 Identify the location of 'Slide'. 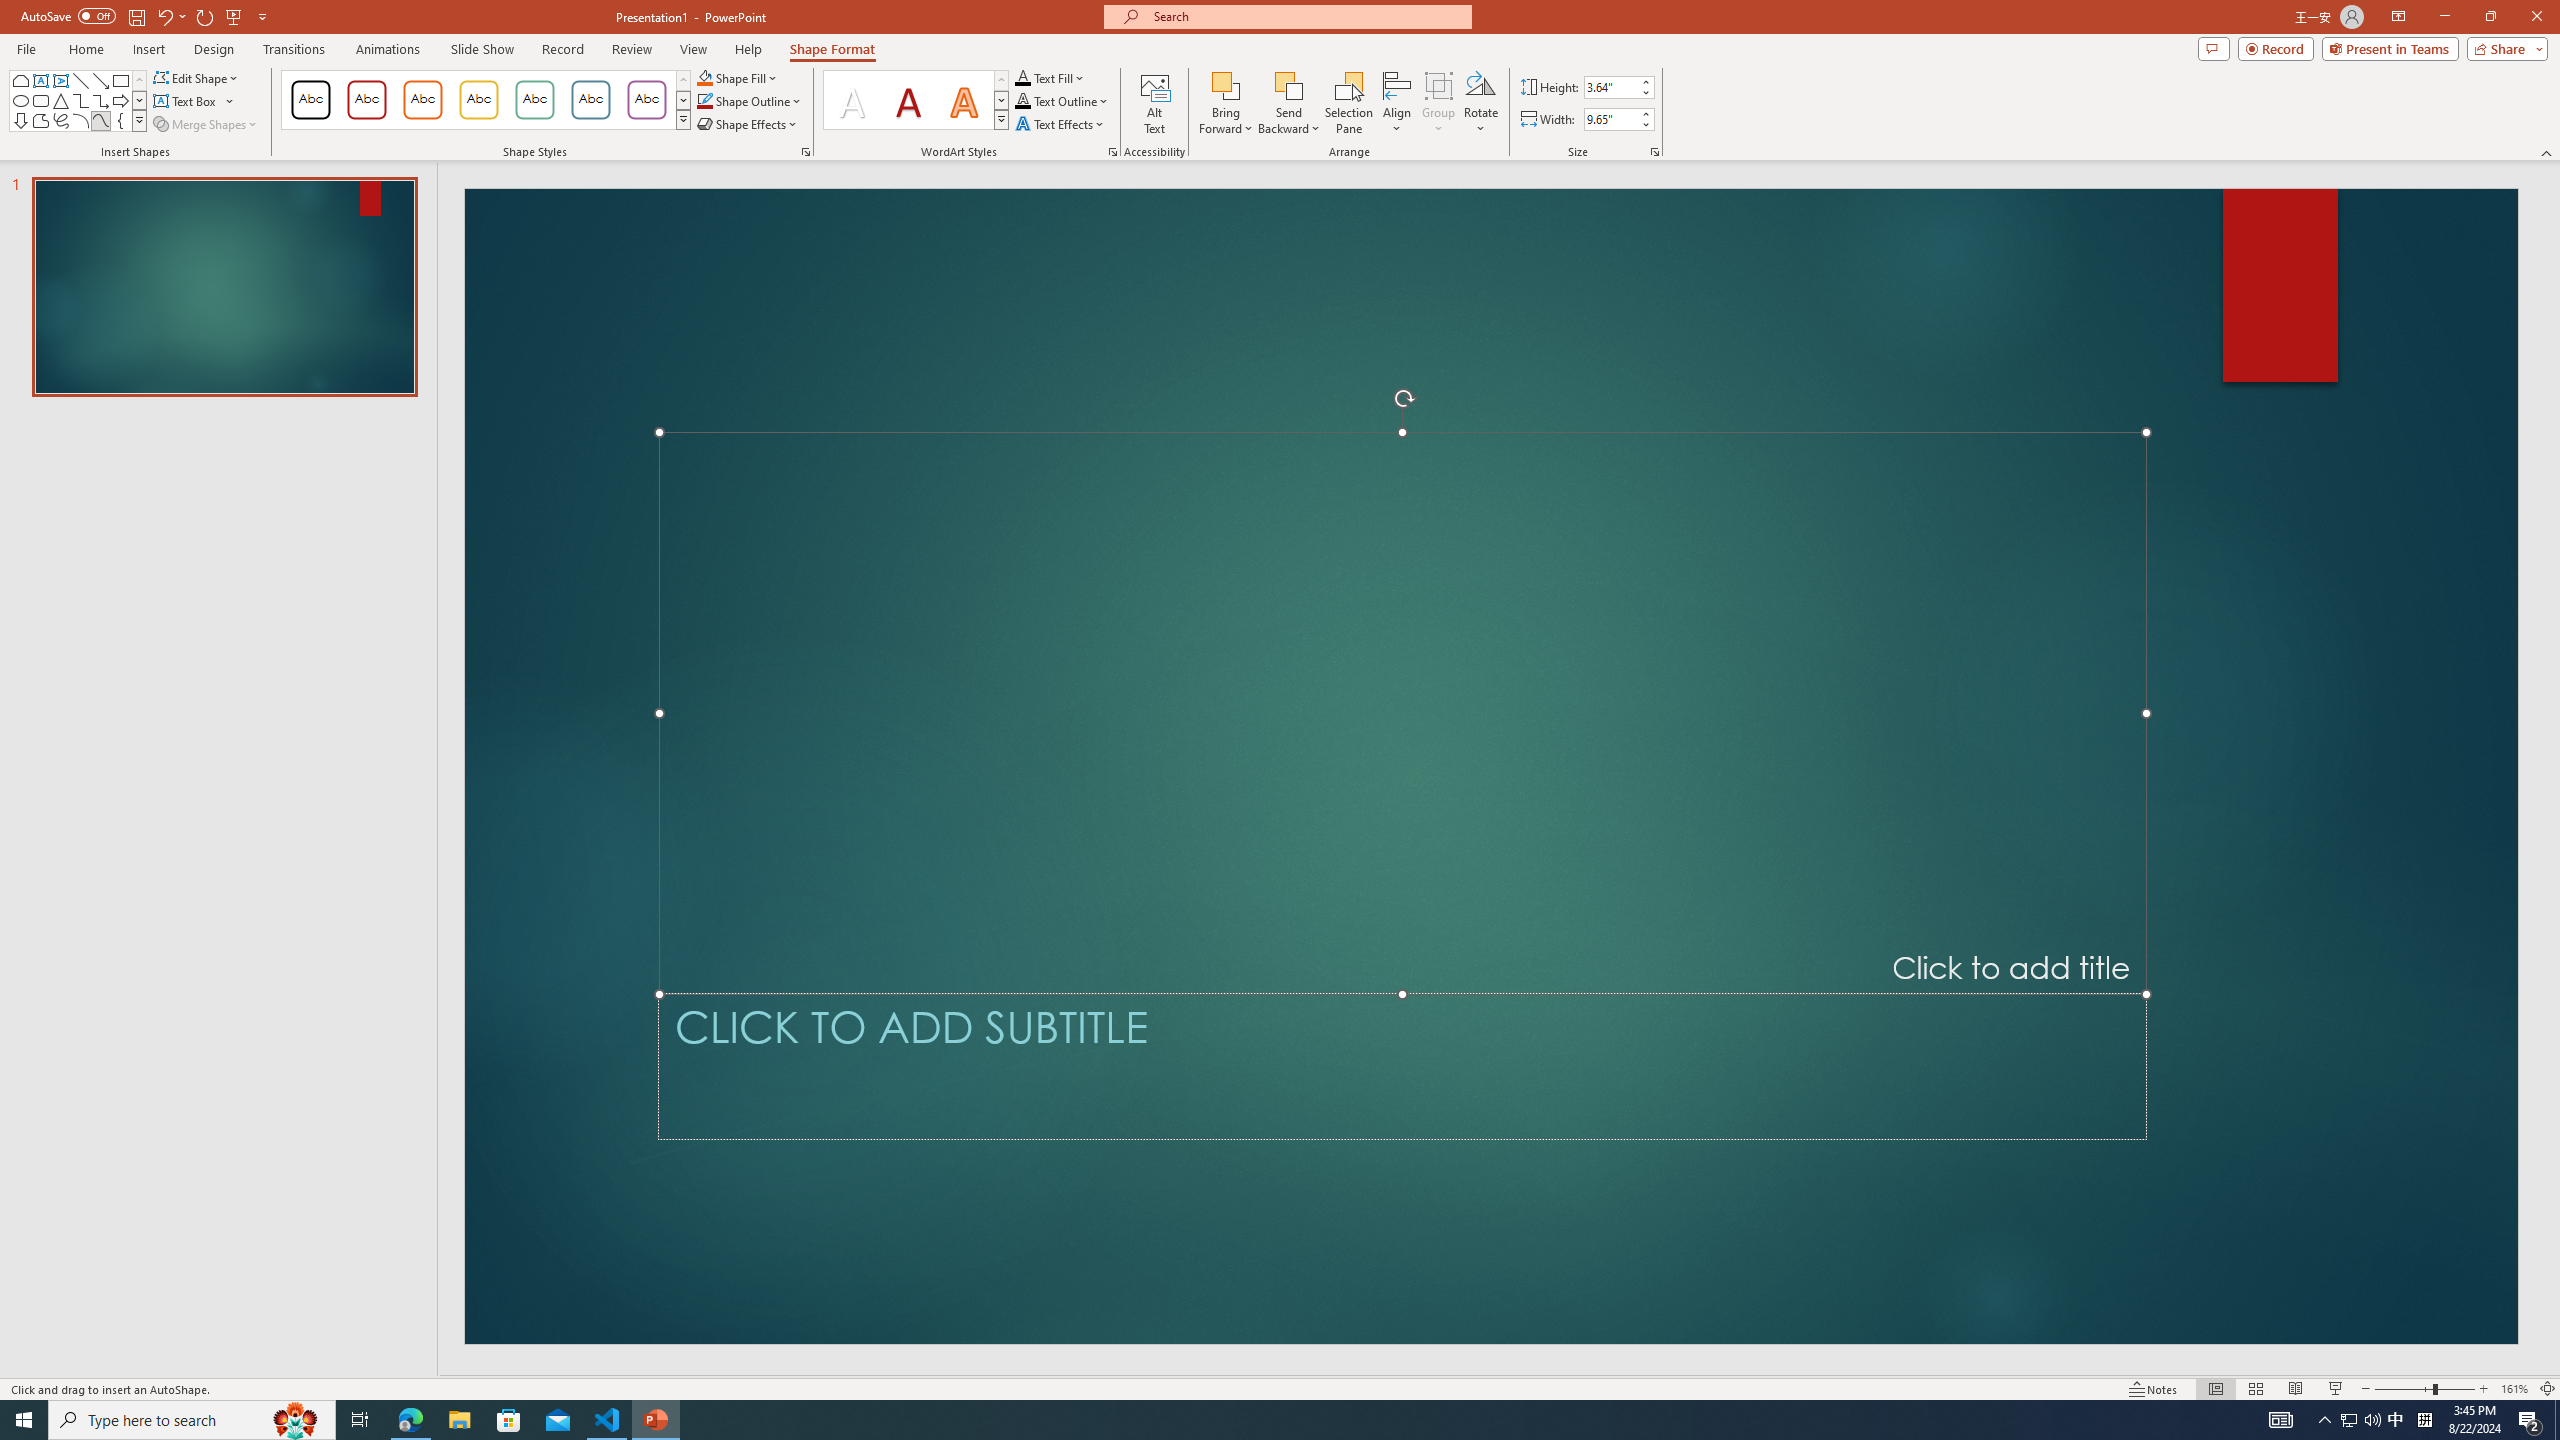
(224, 287).